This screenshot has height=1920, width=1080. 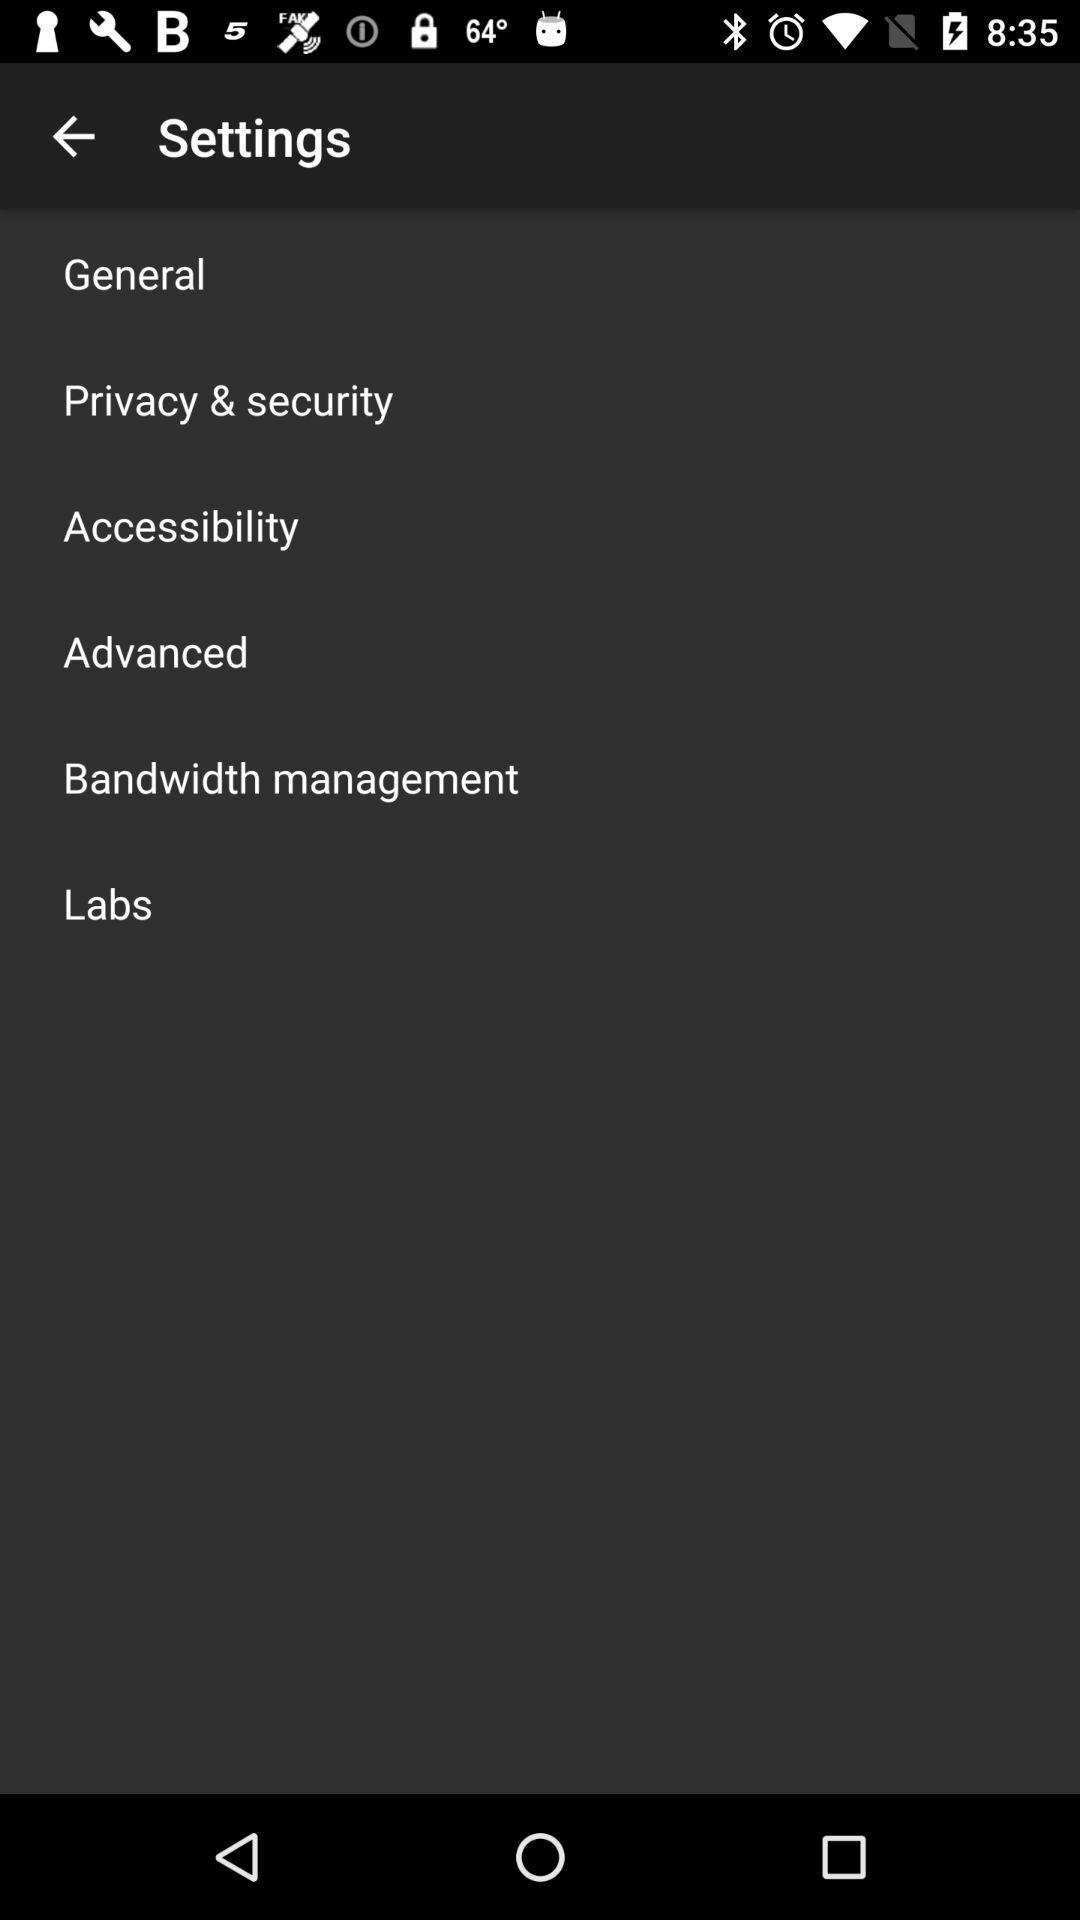 I want to click on the icon above the labs icon, so click(x=290, y=776).